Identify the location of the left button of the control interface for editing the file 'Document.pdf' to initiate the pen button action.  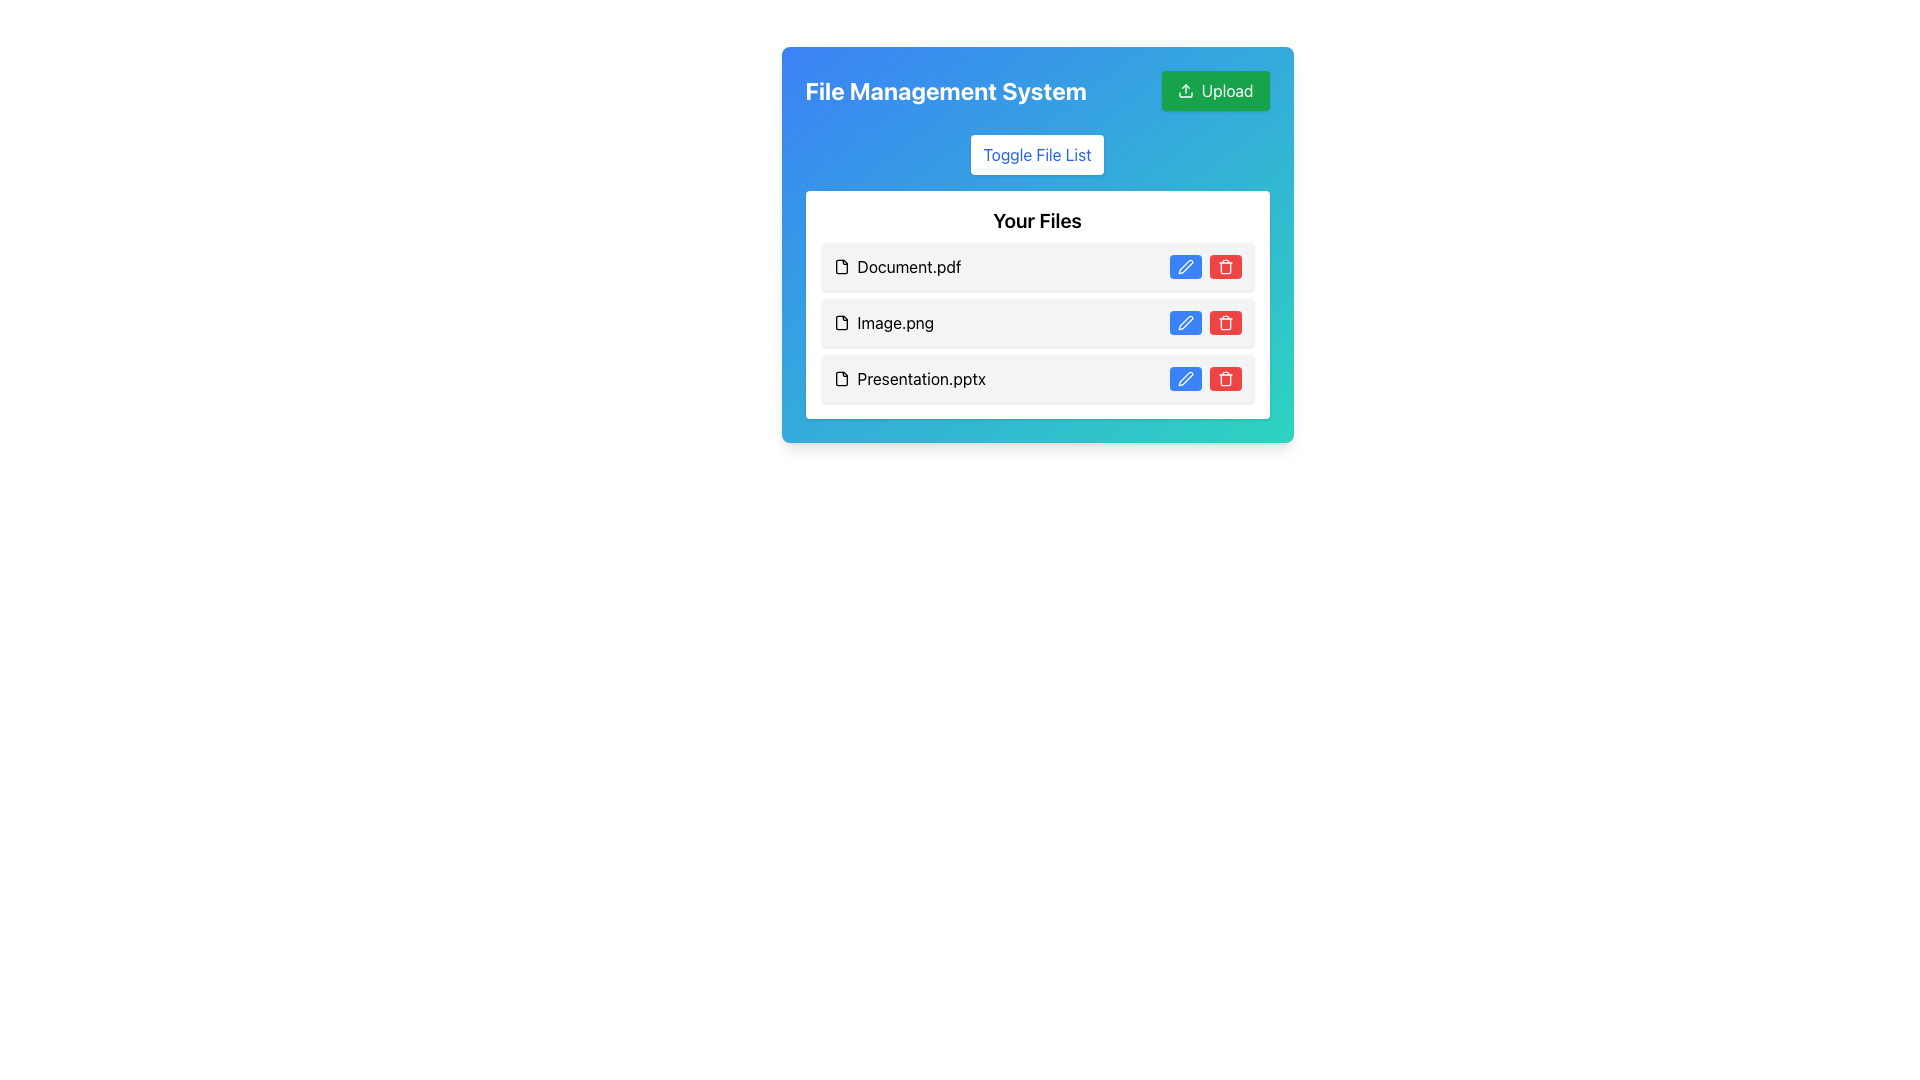
(1204, 265).